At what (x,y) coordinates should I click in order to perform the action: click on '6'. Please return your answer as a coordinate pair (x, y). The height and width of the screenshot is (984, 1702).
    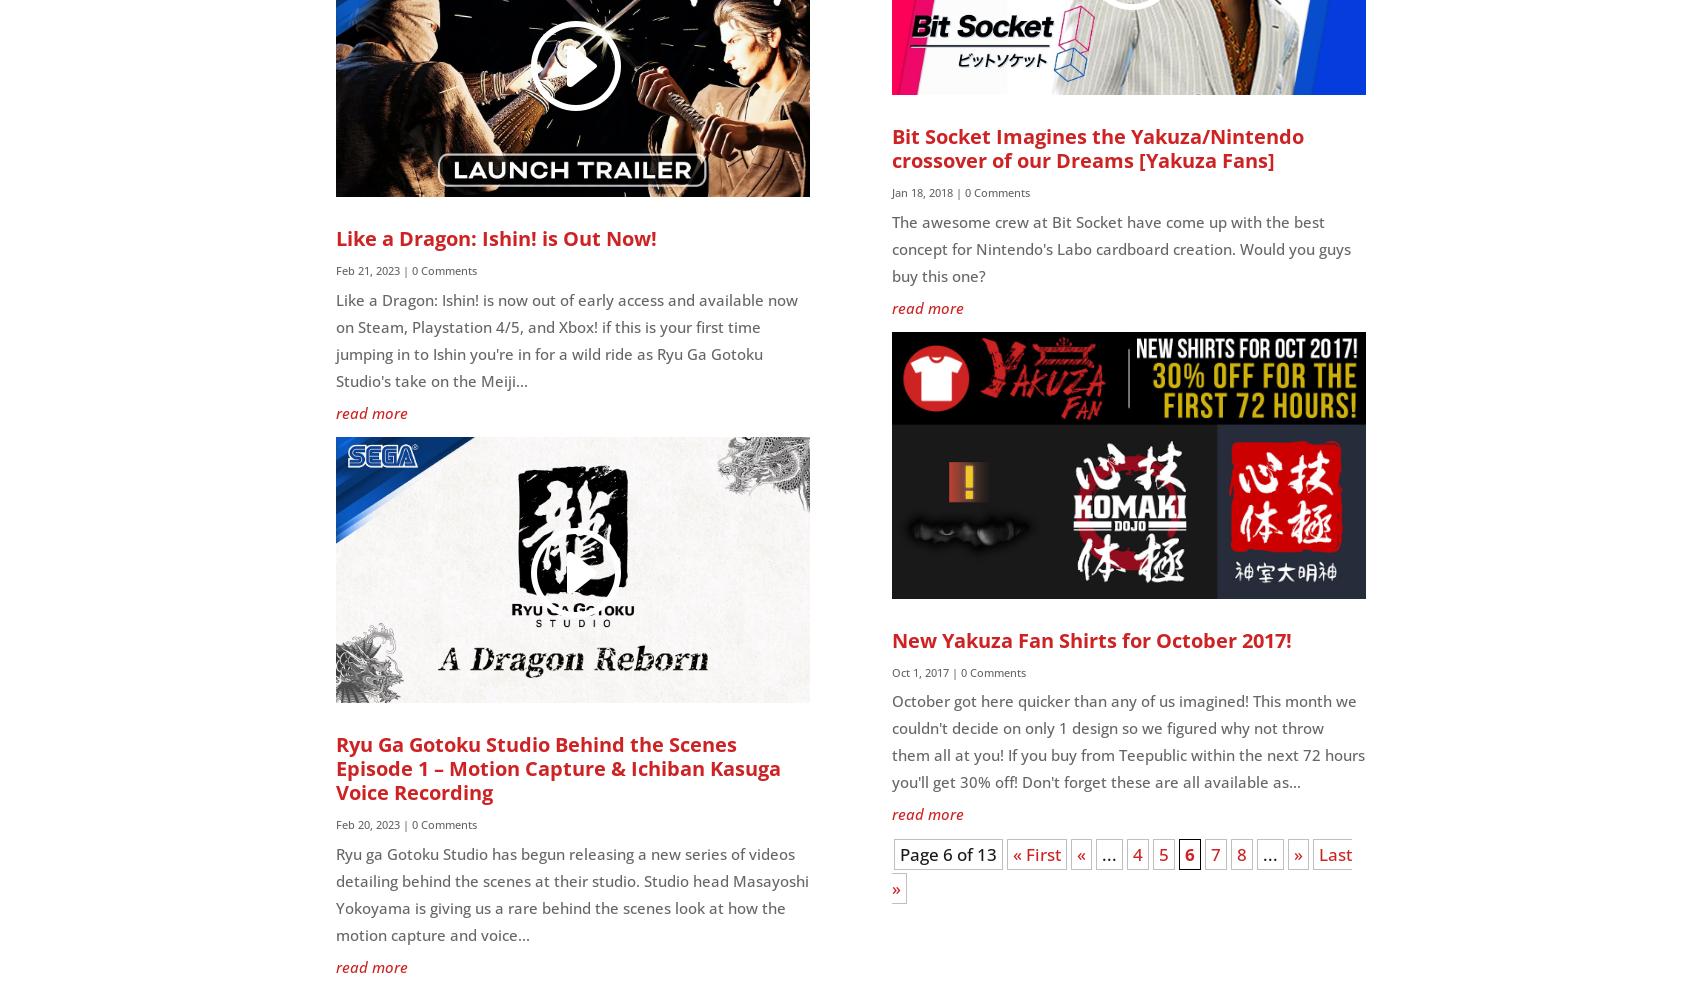
    Looking at the image, I should click on (1184, 853).